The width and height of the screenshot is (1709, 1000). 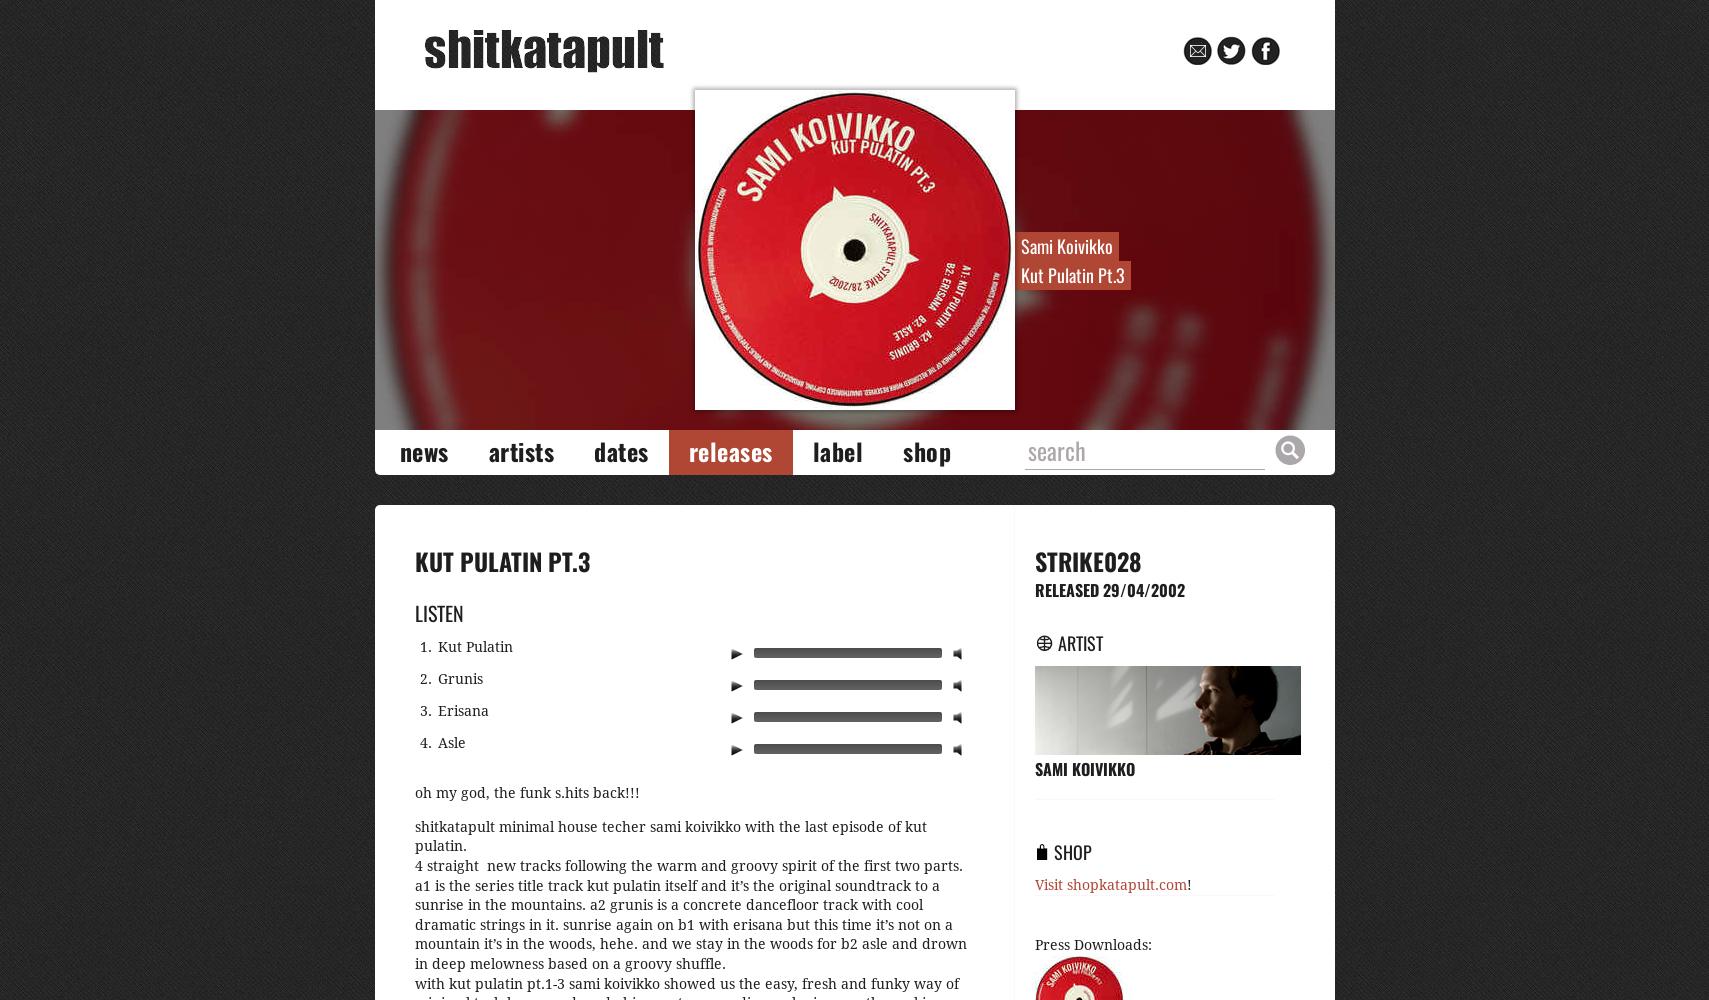 I want to click on 'Visit shopkatapult.com', so click(x=1109, y=884).